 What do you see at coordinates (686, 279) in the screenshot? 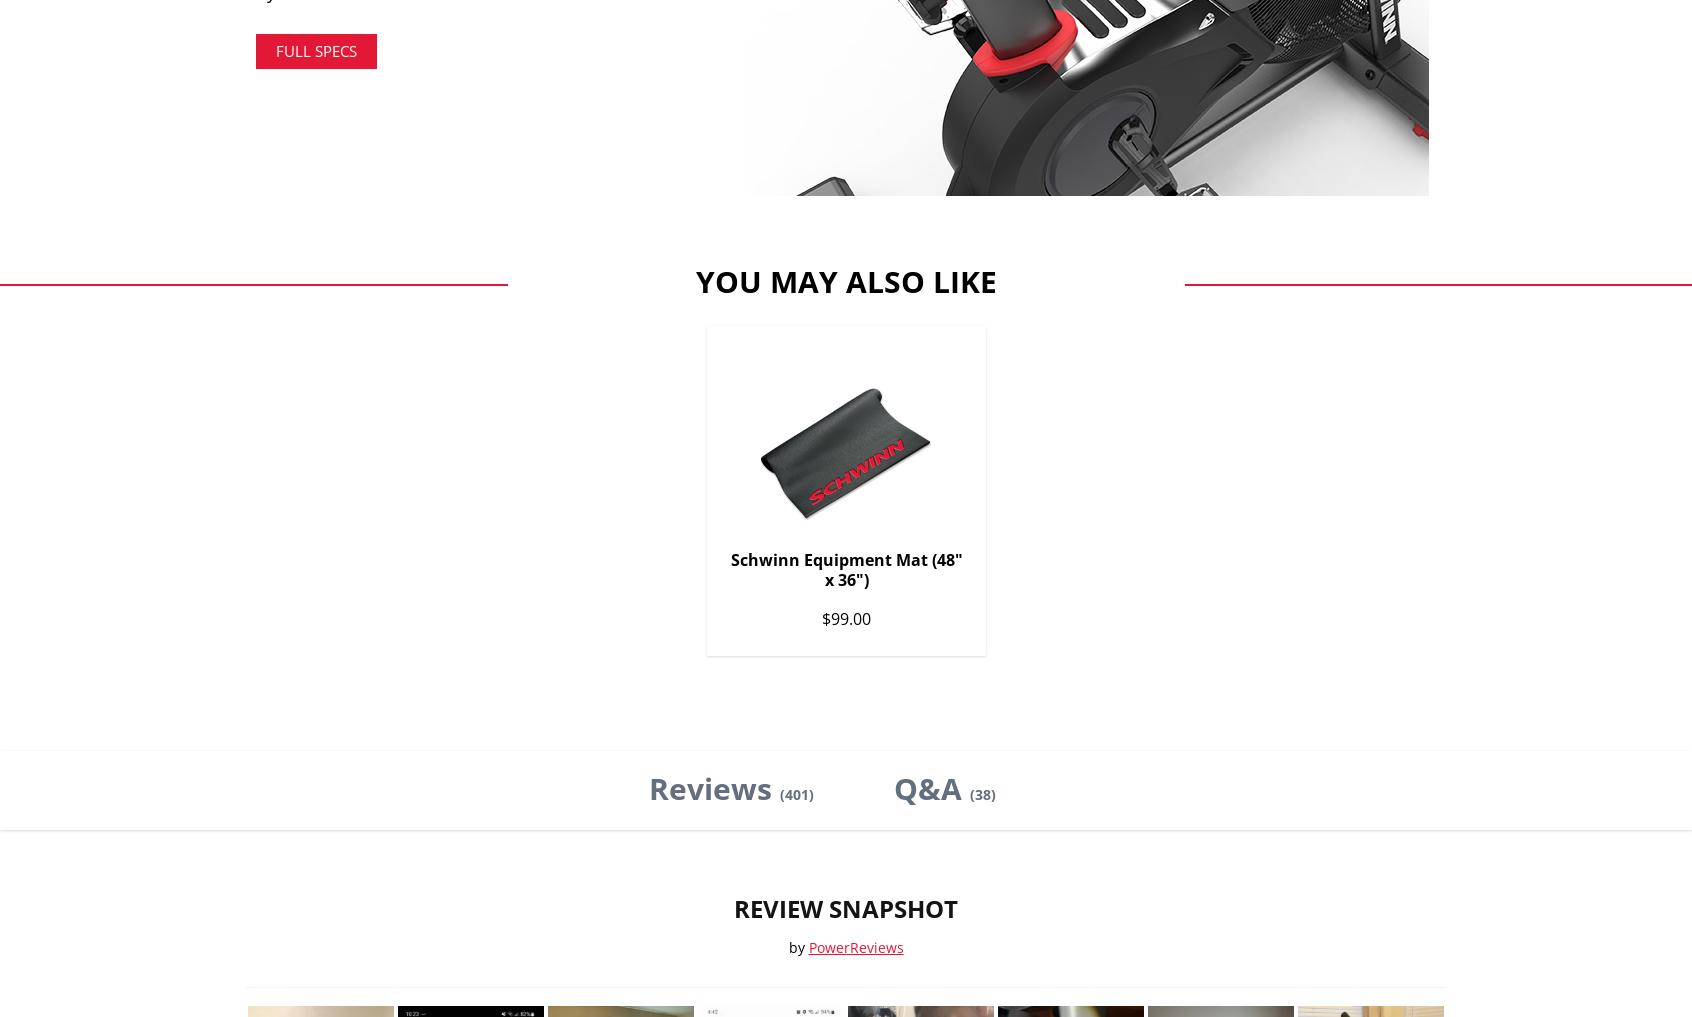
I see `'You May Also Like'` at bounding box center [686, 279].